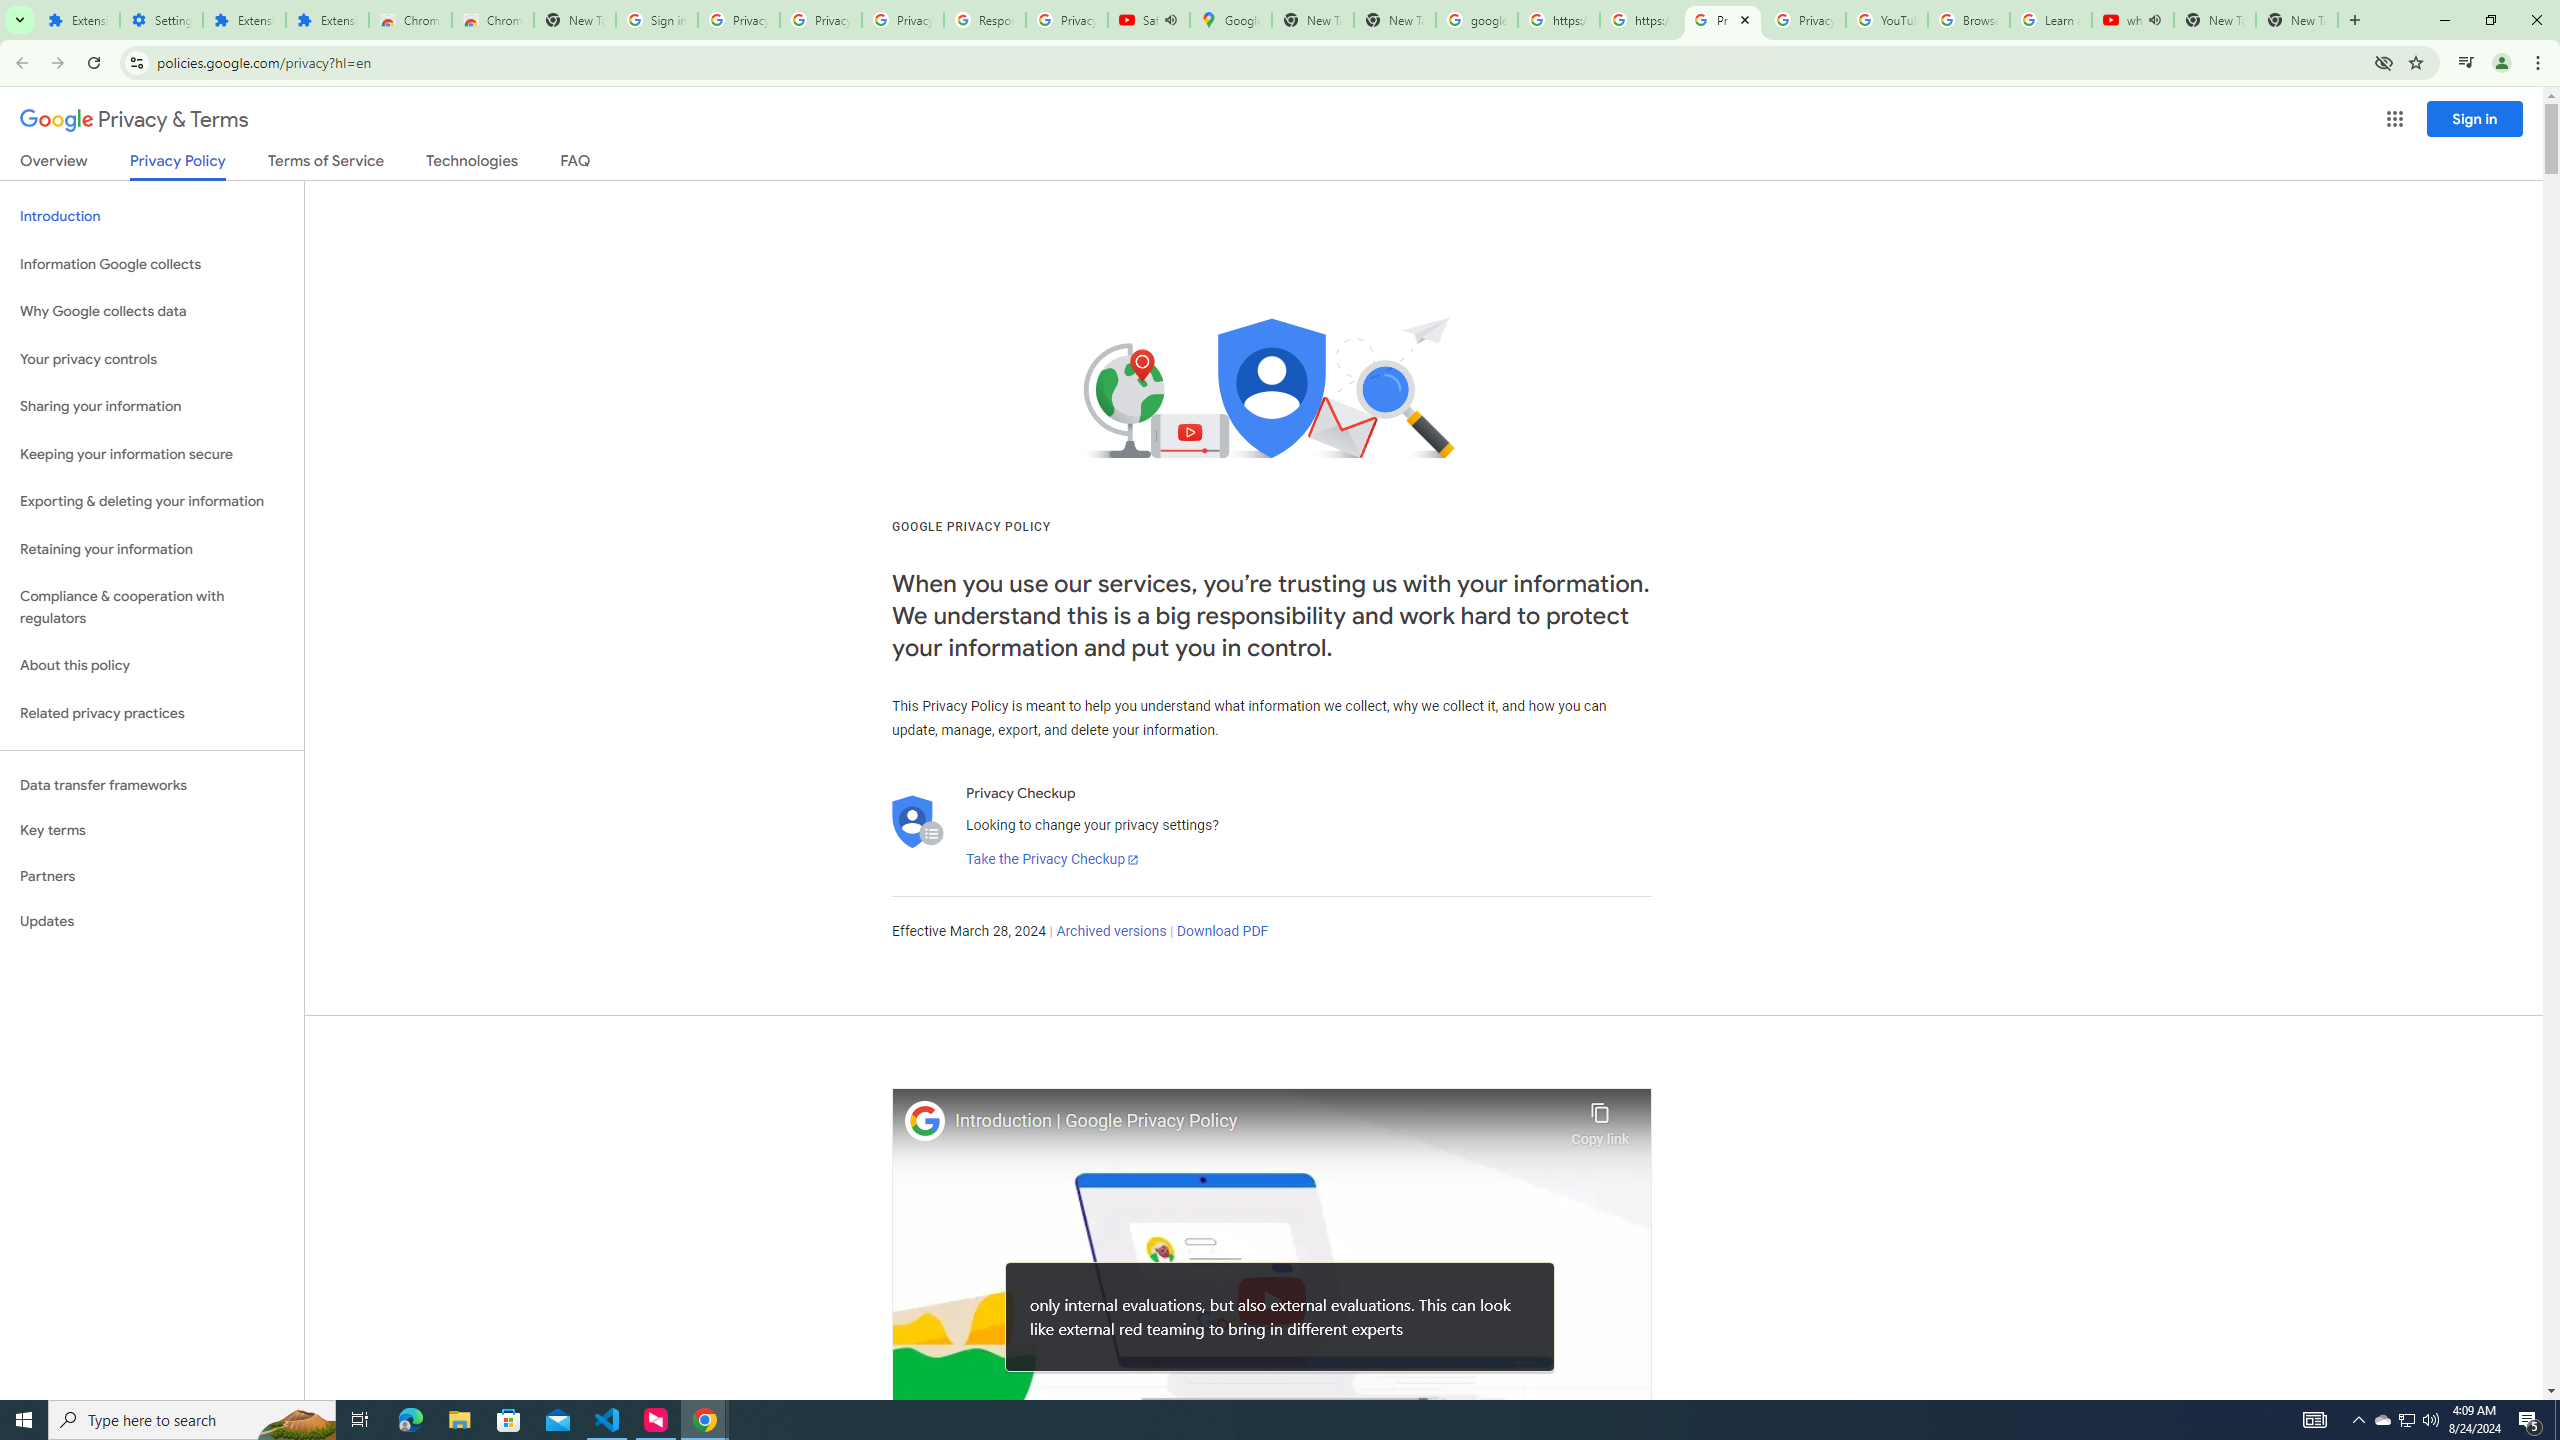 The width and height of the screenshot is (2560, 1440). I want to click on 'Archived versions', so click(1110, 930).